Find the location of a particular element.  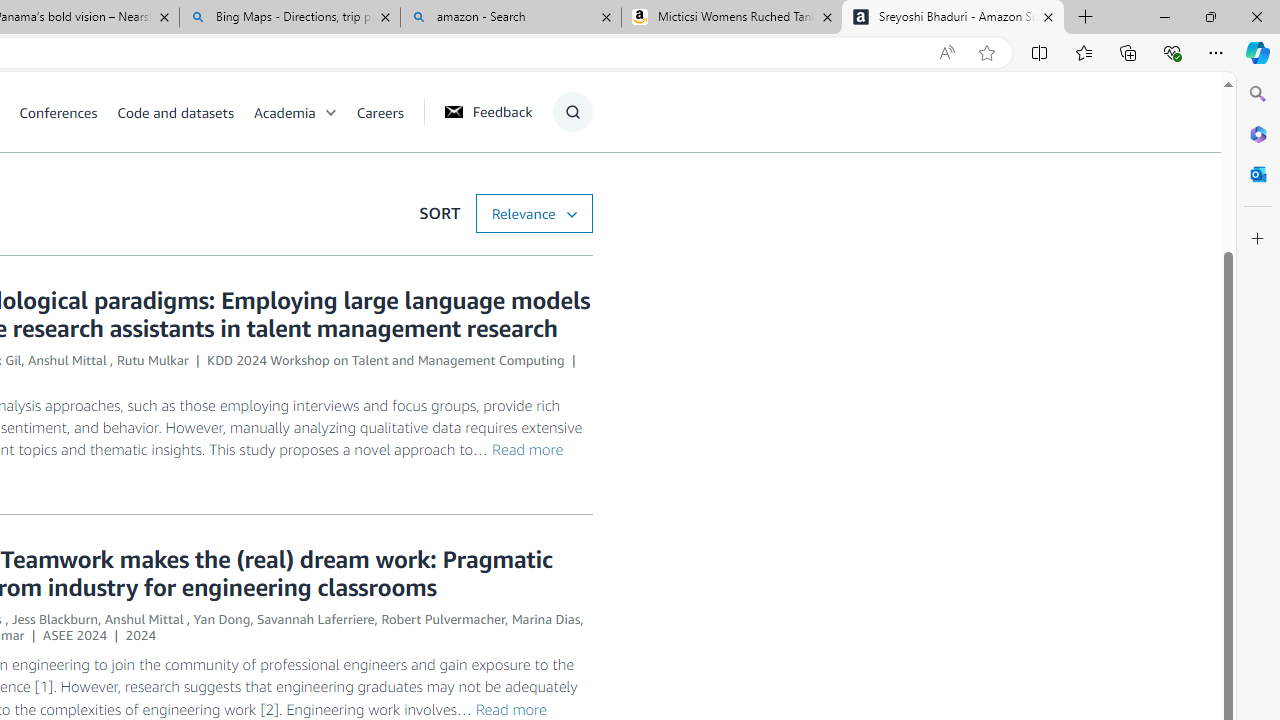

'Open Sub Navigation' is located at coordinates (330, 111).